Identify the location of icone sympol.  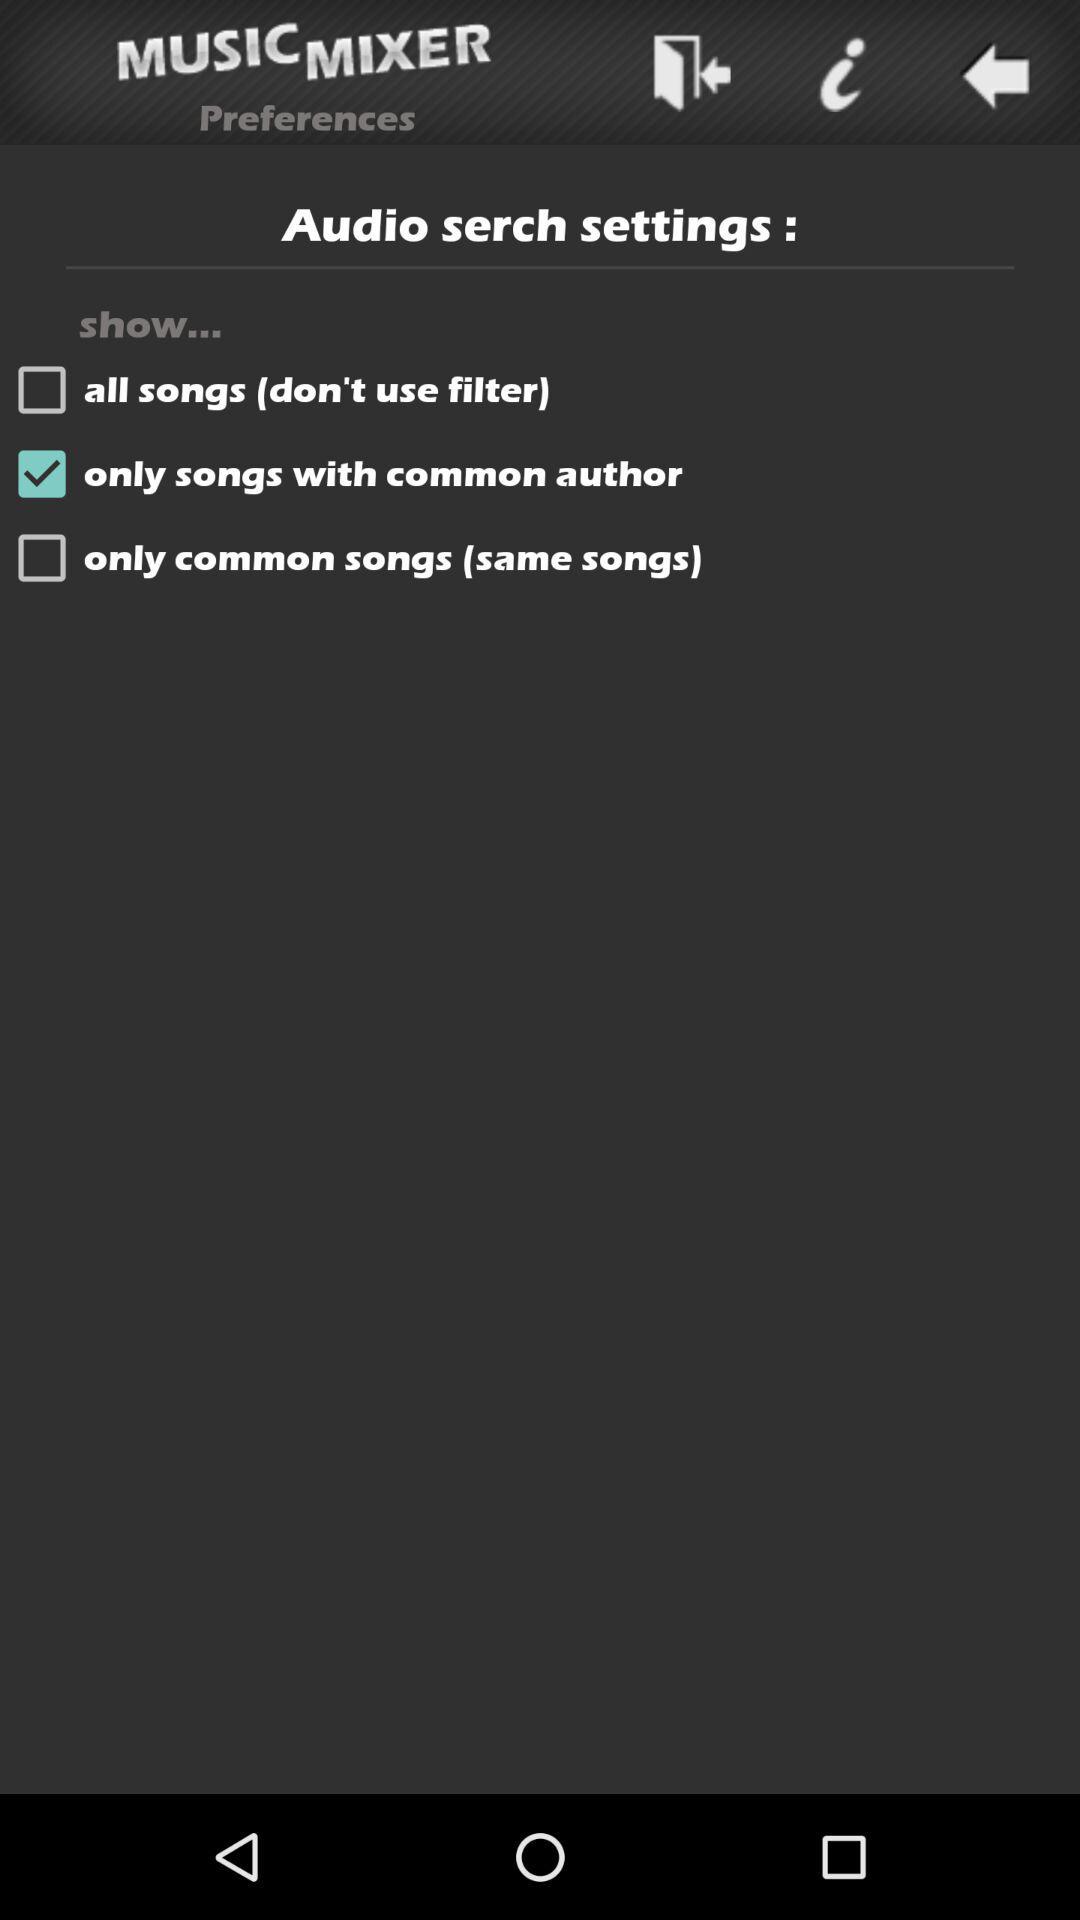
(841, 72).